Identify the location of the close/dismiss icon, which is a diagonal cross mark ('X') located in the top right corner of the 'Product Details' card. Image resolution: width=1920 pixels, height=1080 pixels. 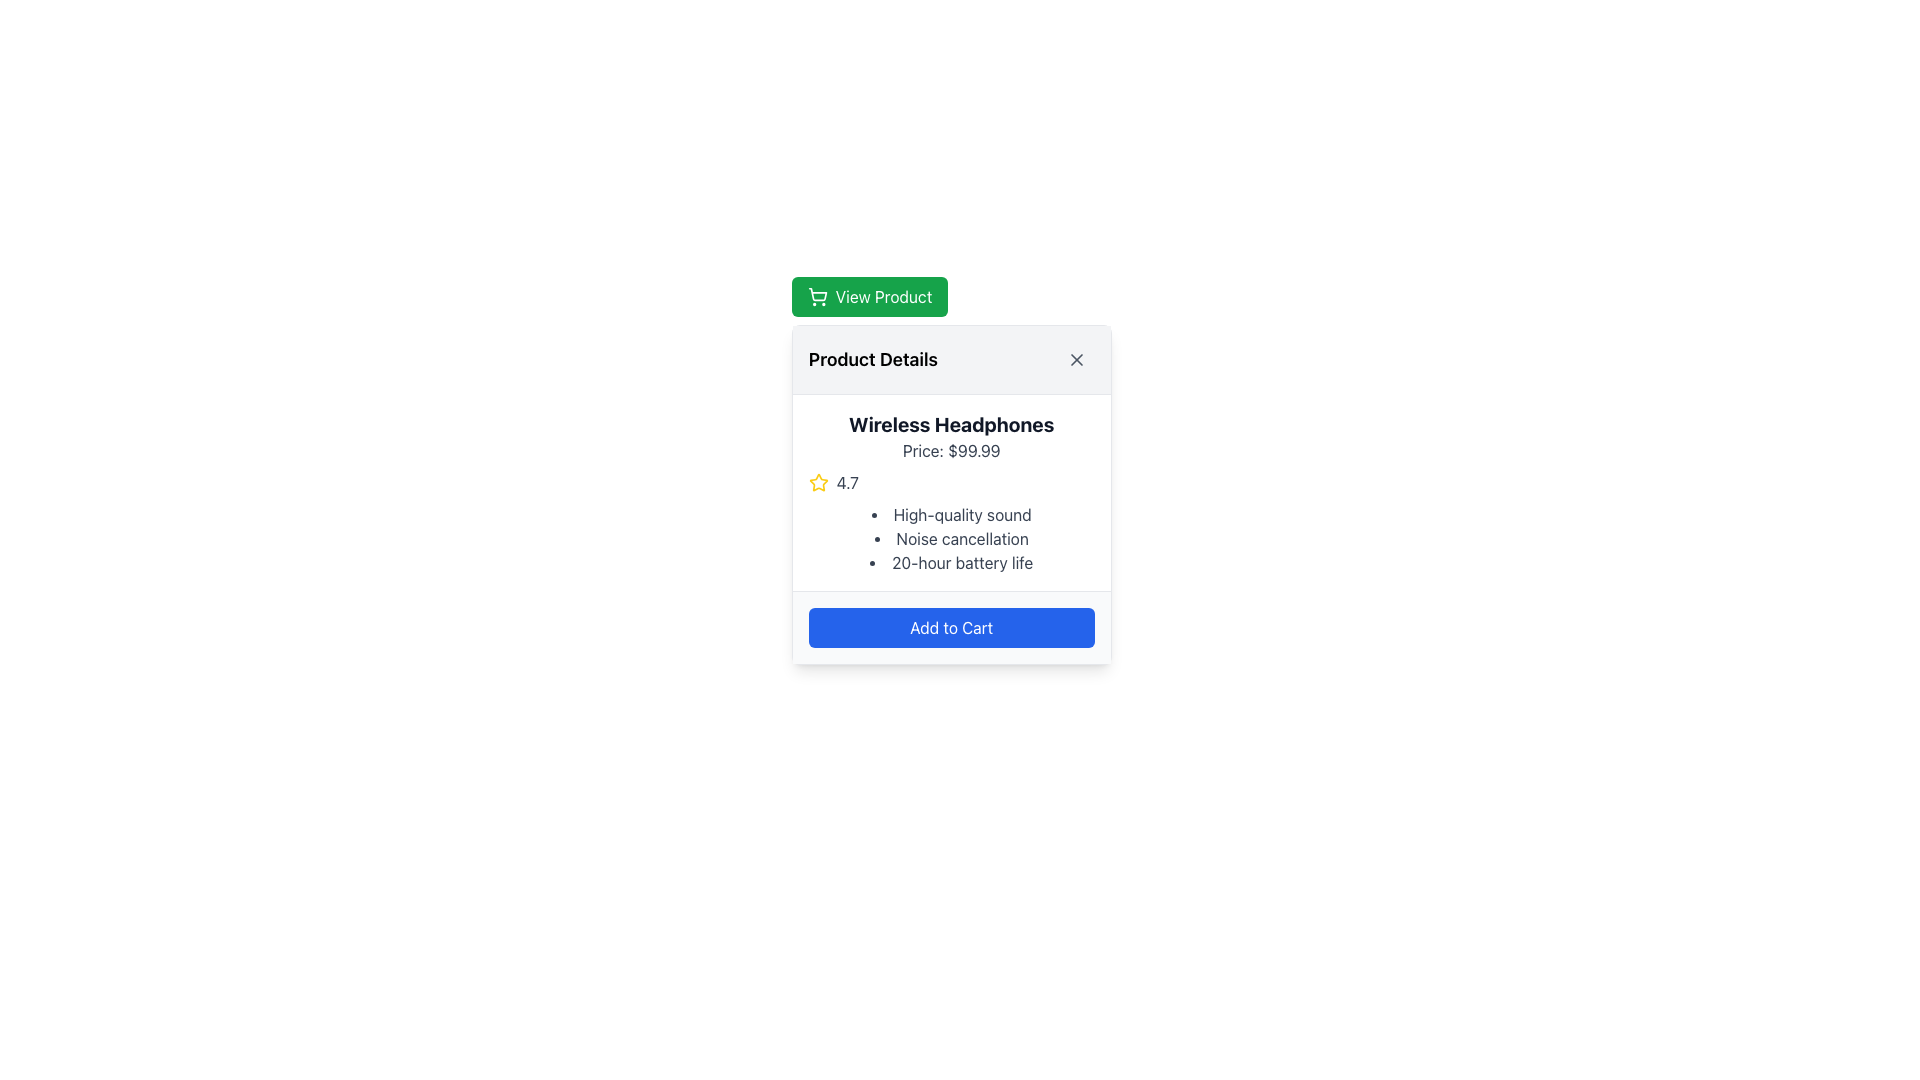
(1075, 358).